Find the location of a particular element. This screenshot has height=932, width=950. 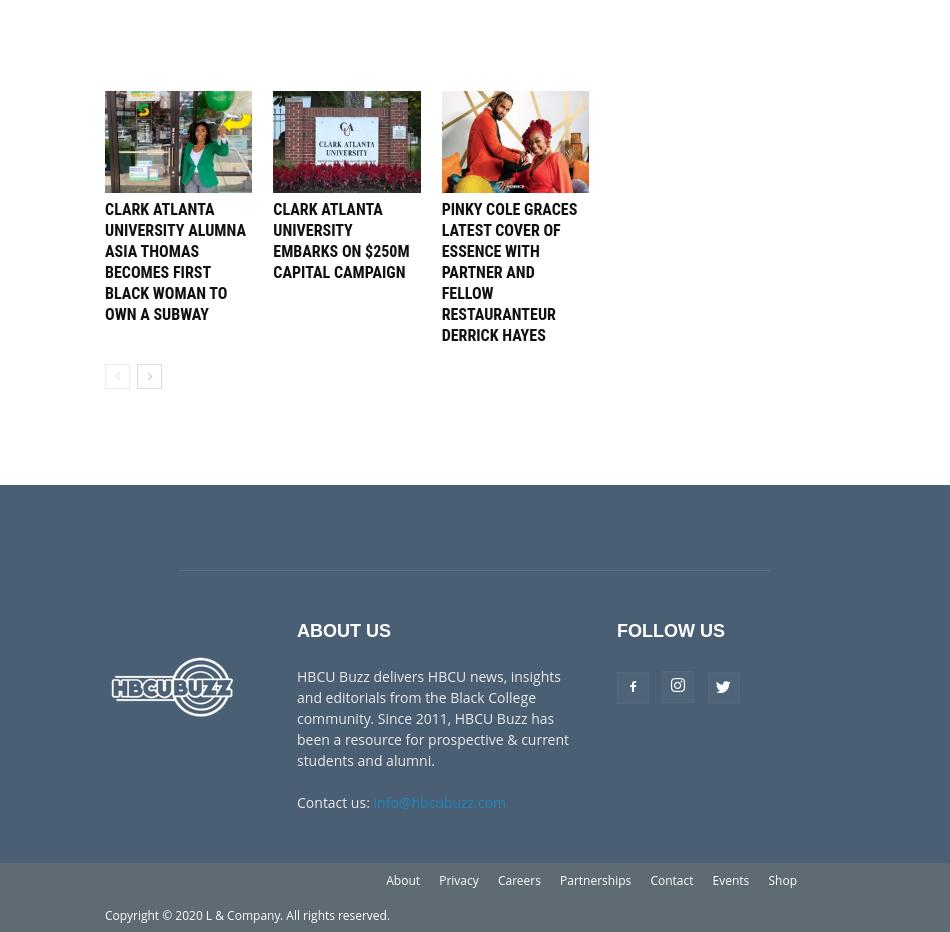

'HBCU Buzz delivers HBCU news, insights and editorials from the Black College community. Since 2011, HBCU Buzz has been a resource for prospective & current students and alumni.' is located at coordinates (432, 716).